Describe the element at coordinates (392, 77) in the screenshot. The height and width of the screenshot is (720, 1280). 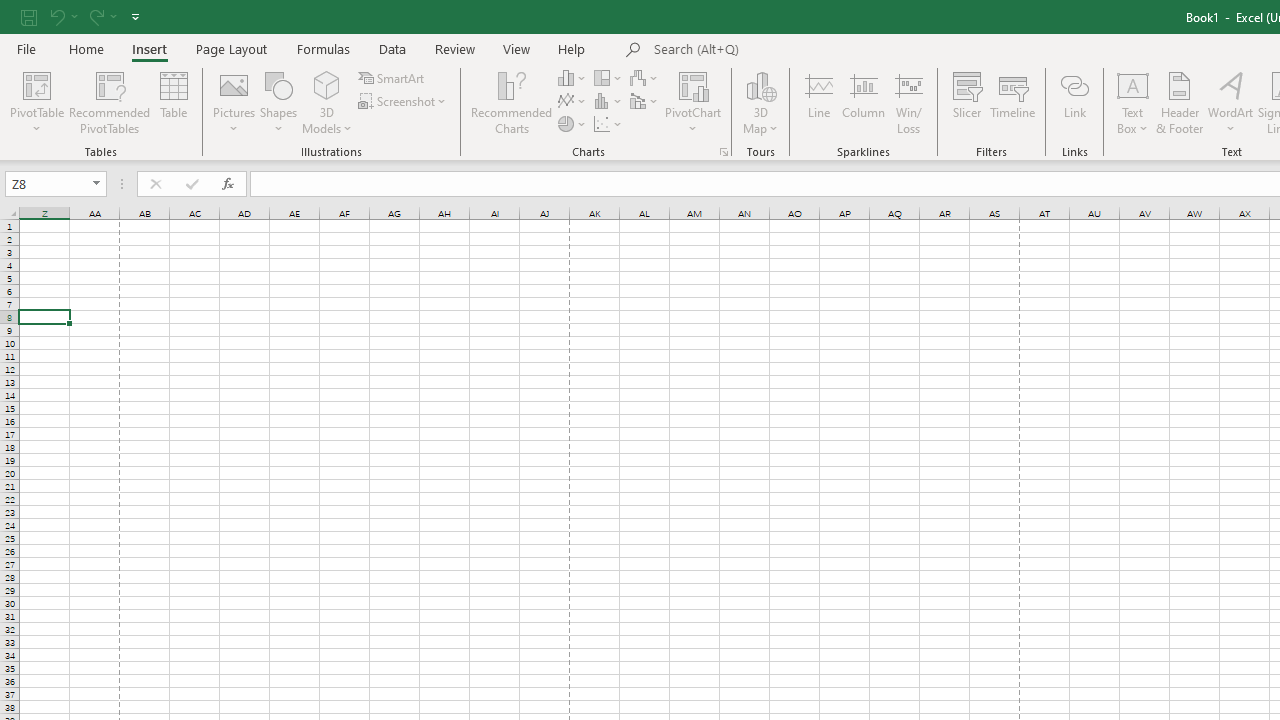
I see `'SmartArt...'` at that location.